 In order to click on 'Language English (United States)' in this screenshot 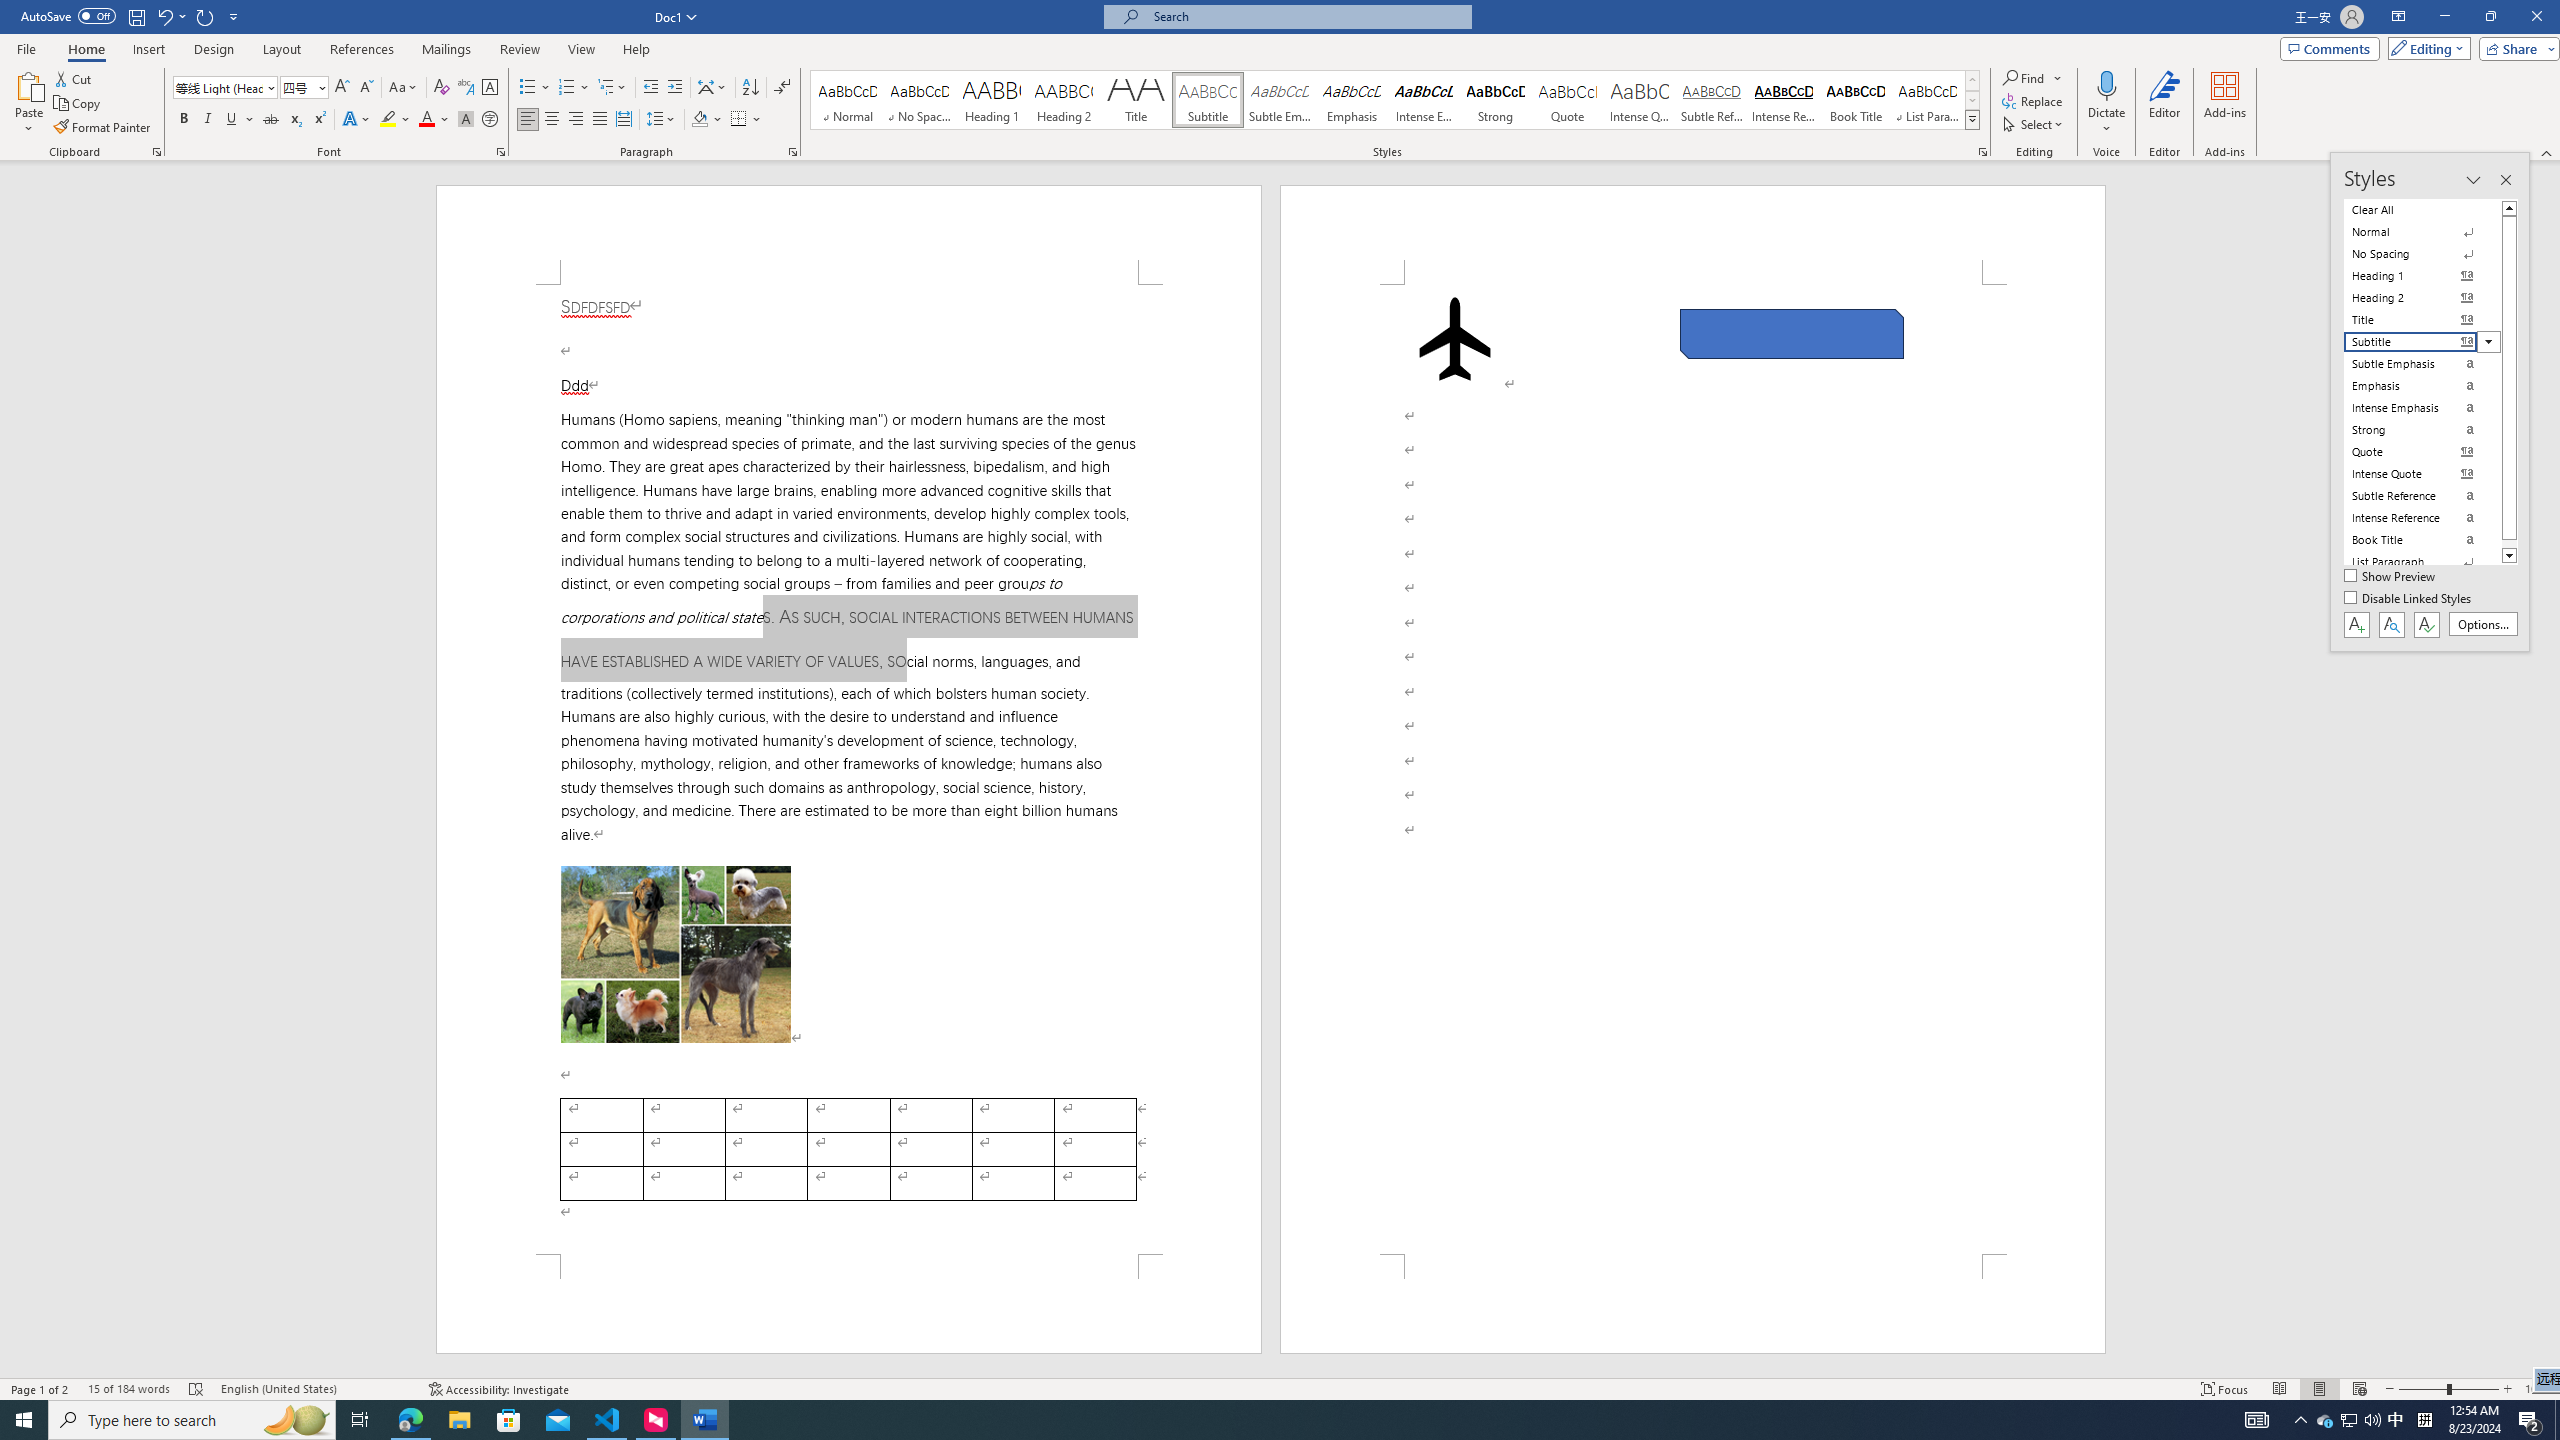, I will do `click(313, 1389)`.